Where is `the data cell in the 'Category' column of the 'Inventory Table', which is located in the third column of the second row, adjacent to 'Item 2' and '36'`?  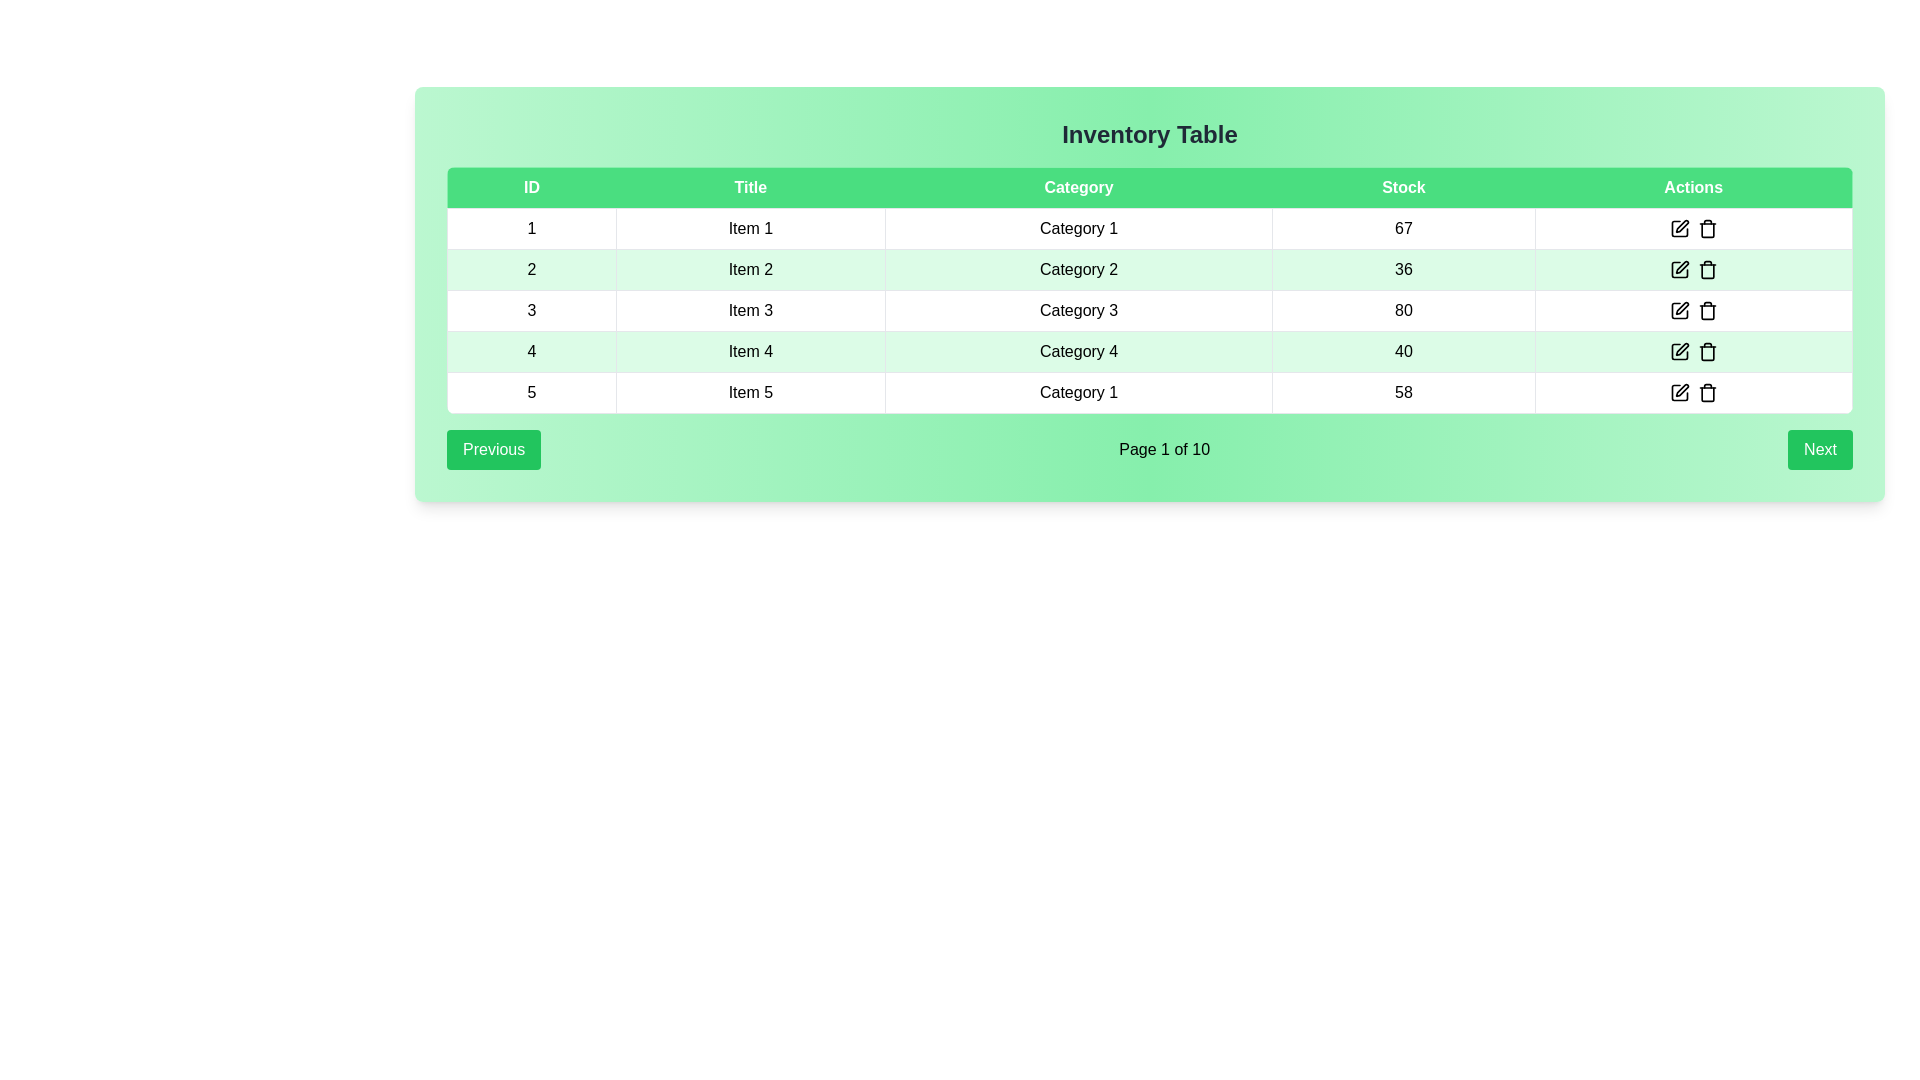
the data cell in the 'Category' column of the 'Inventory Table', which is located in the third column of the second row, adjacent to 'Item 2' and '36' is located at coordinates (1078, 270).